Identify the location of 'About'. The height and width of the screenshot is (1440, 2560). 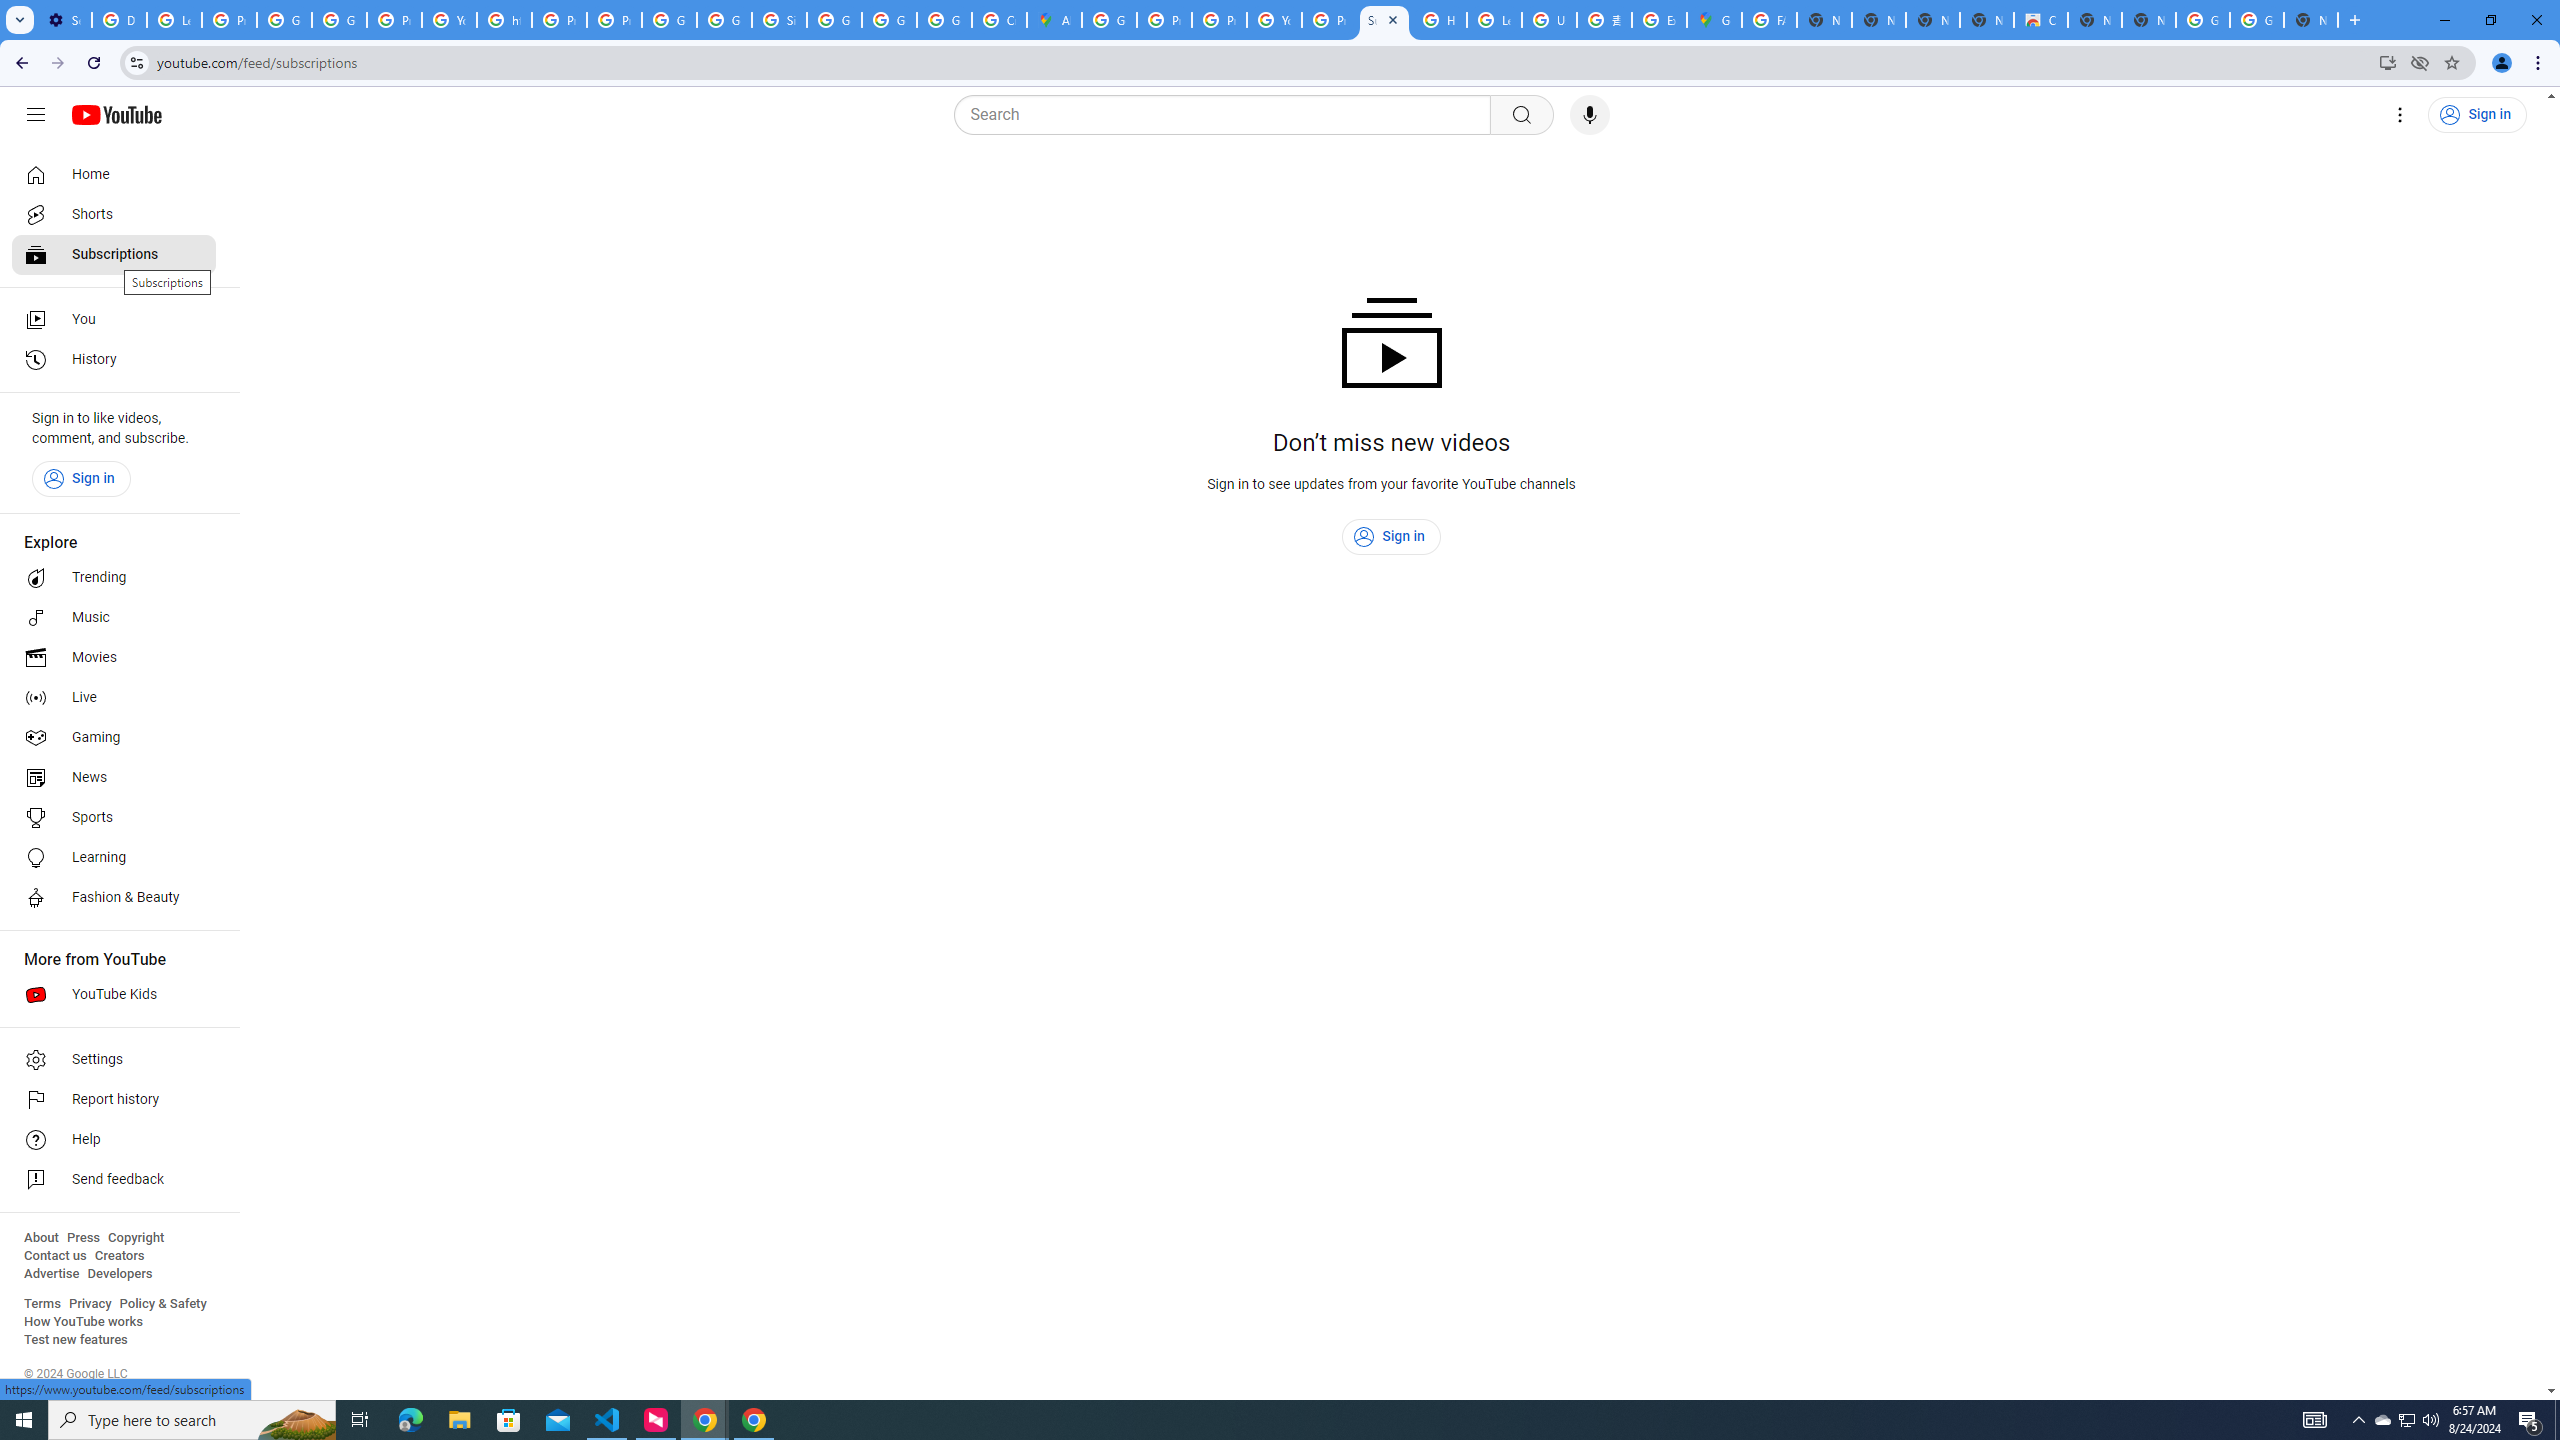
(40, 1237).